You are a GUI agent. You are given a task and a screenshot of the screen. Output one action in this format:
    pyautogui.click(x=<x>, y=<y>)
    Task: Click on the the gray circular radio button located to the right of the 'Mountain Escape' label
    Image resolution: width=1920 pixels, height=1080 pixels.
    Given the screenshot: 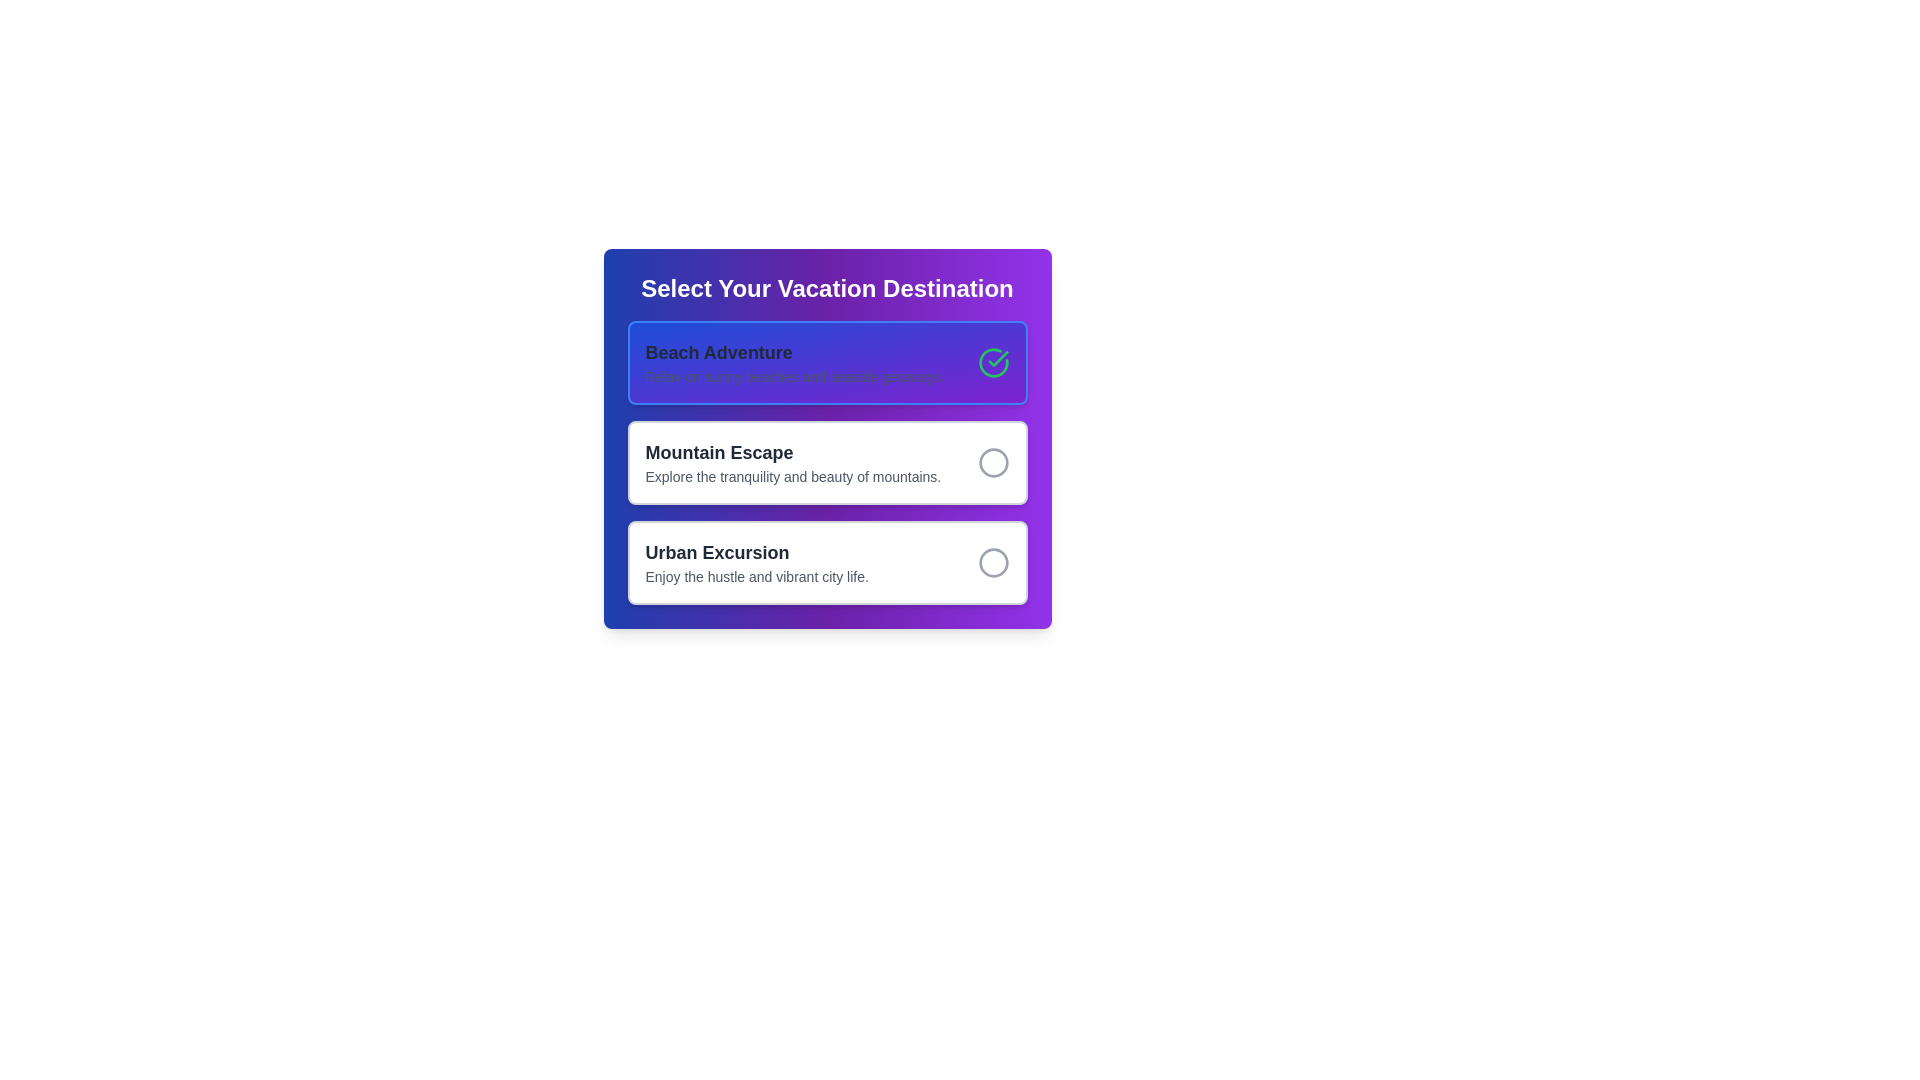 What is the action you would take?
    pyautogui.click(x=993, y=462)
    